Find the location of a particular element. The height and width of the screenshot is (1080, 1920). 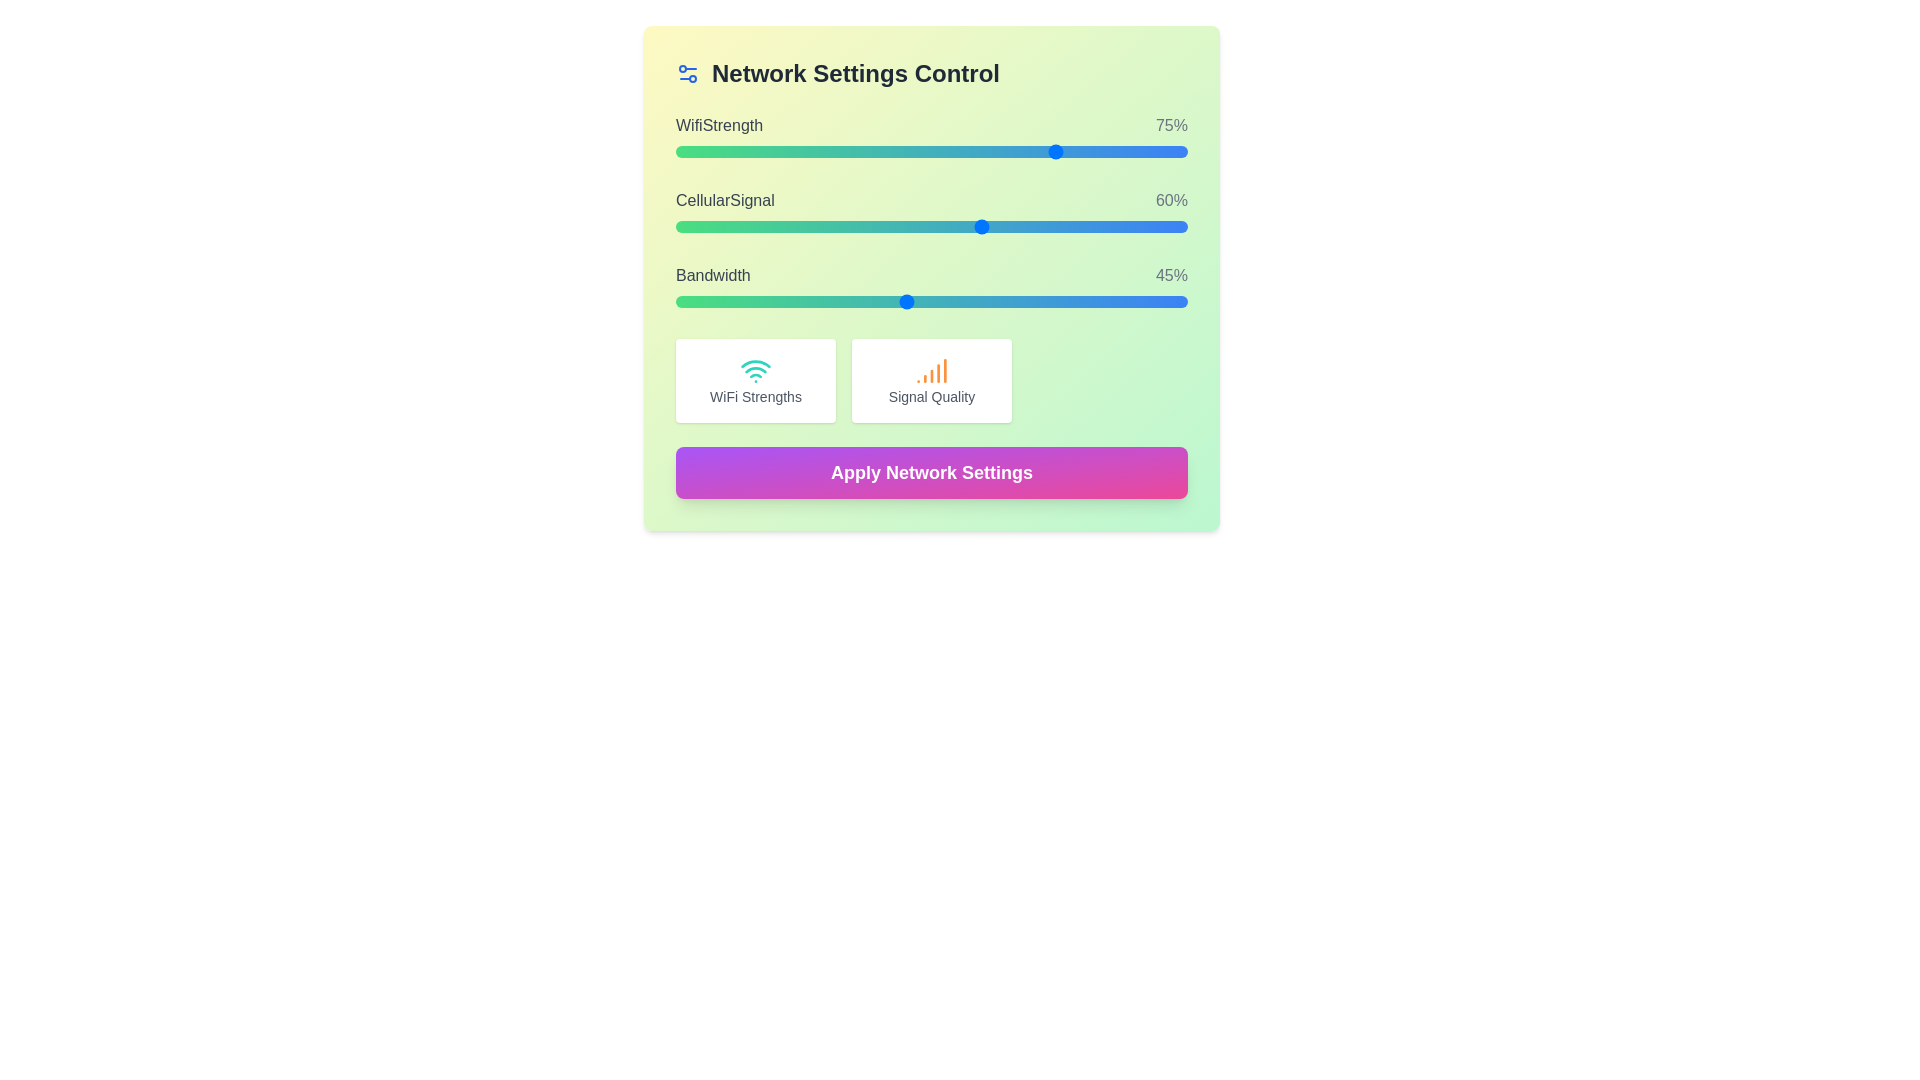

the non-interactive text label displaying the current numeric percentage value of the cellular signal strength, located in the second row of the settings control interface, aligned to the right of the 'CellularSignal' label is located at coordinates (1171, 200).